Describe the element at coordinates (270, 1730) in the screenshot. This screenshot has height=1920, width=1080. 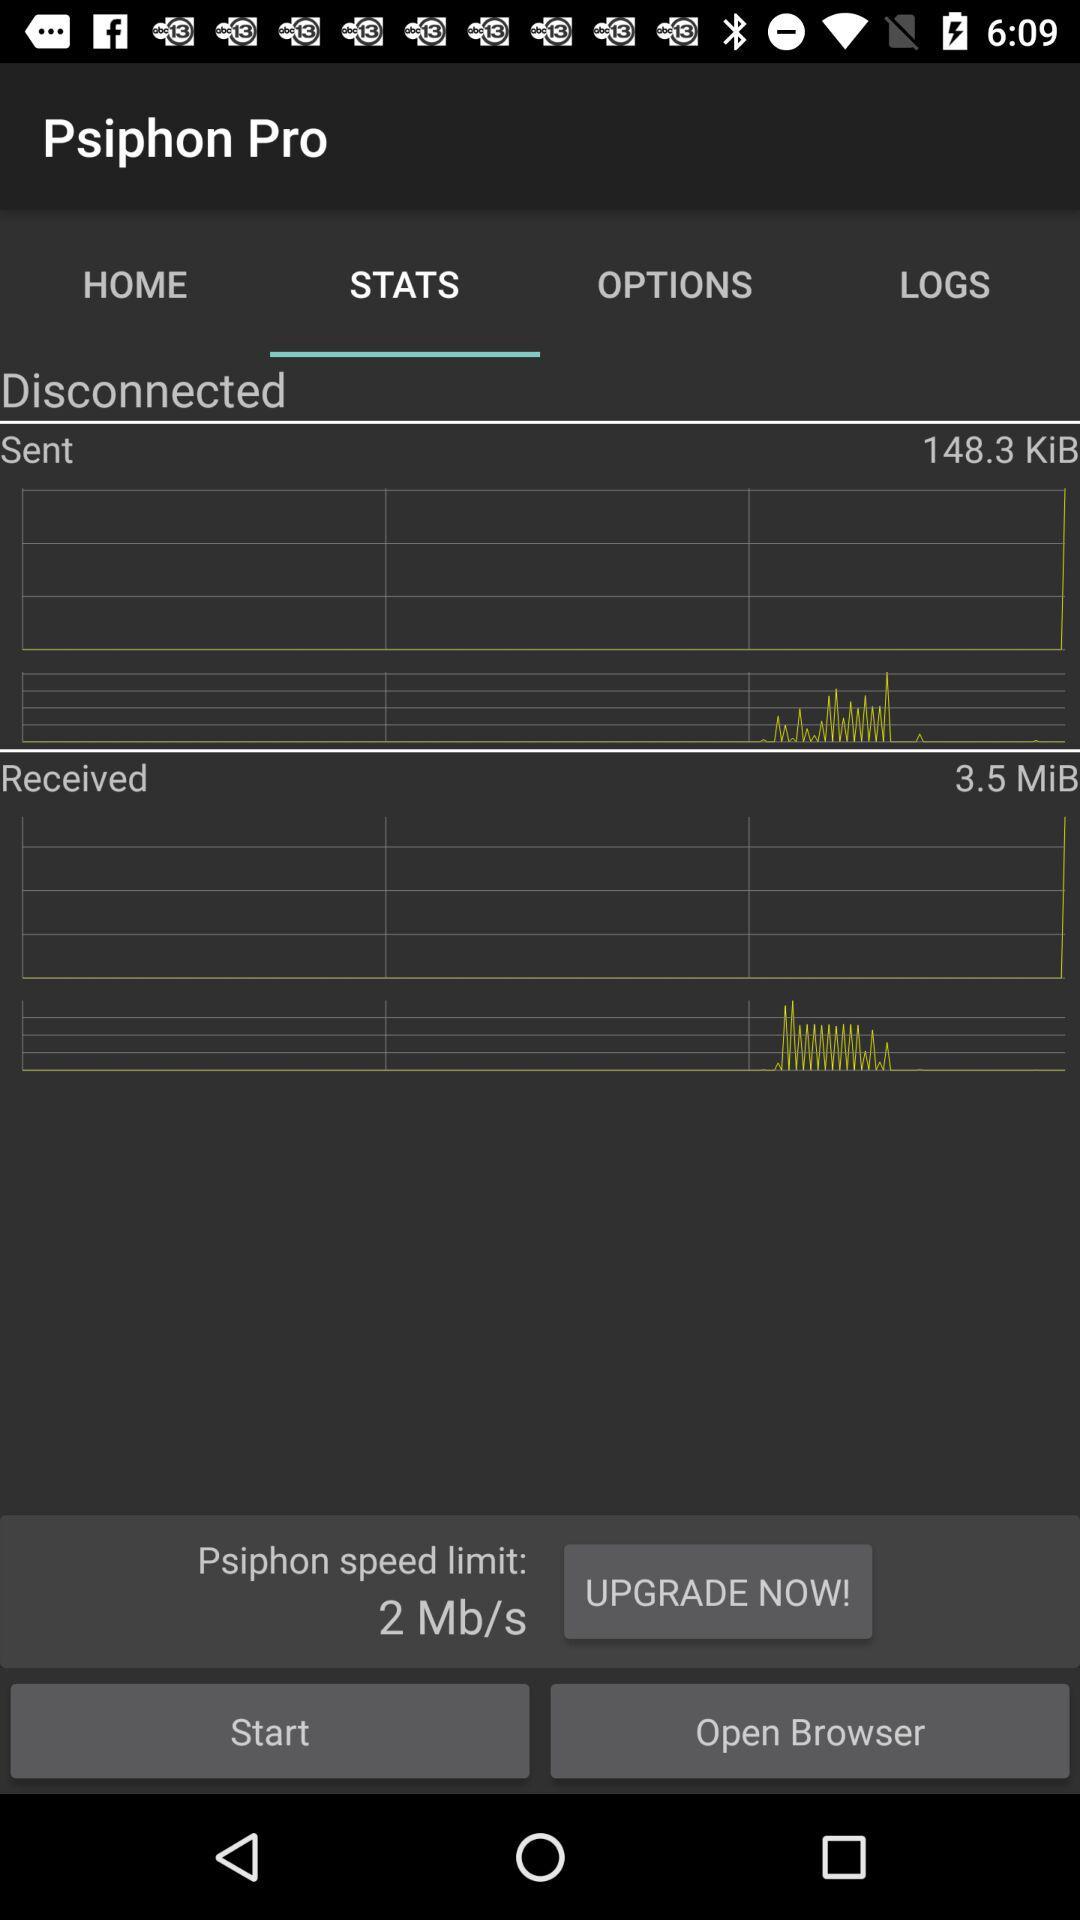
I see `start button` at that location.